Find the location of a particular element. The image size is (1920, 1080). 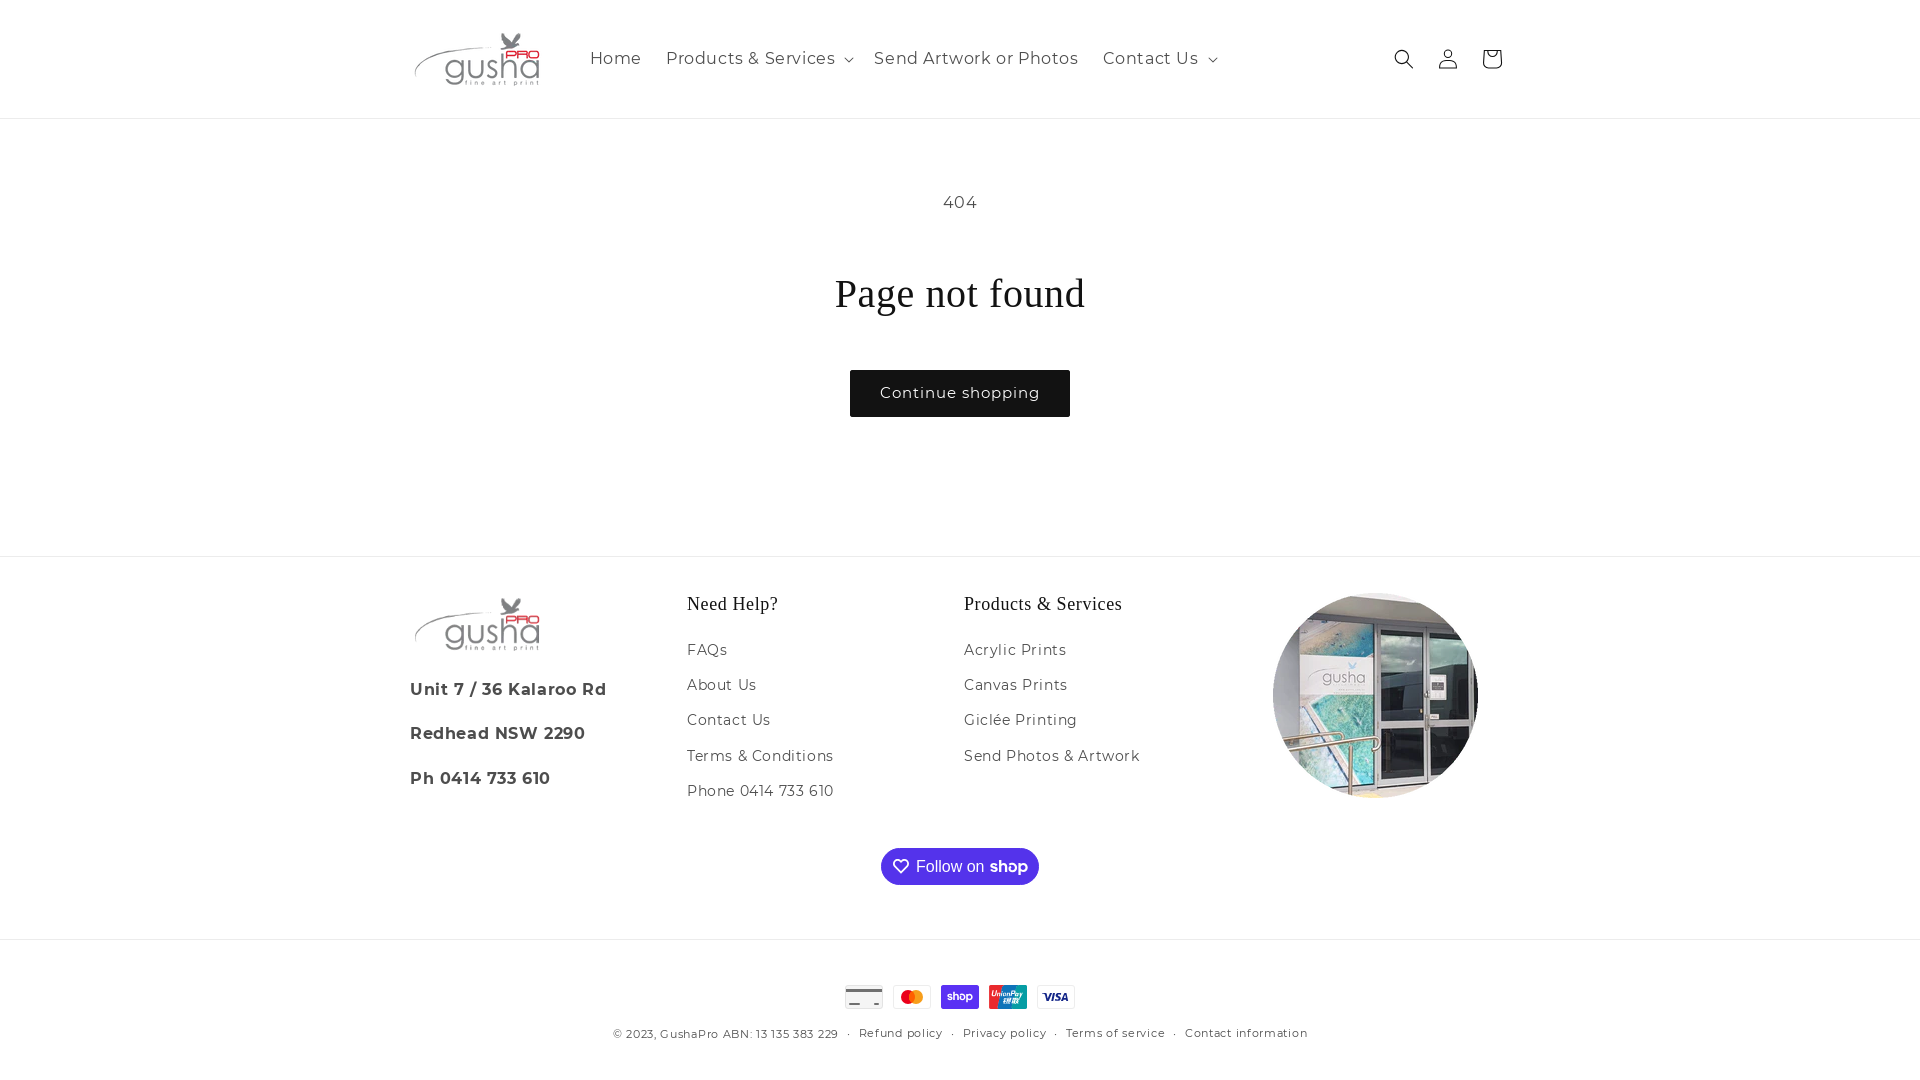

'Home' is located at coordinates (614, 58).